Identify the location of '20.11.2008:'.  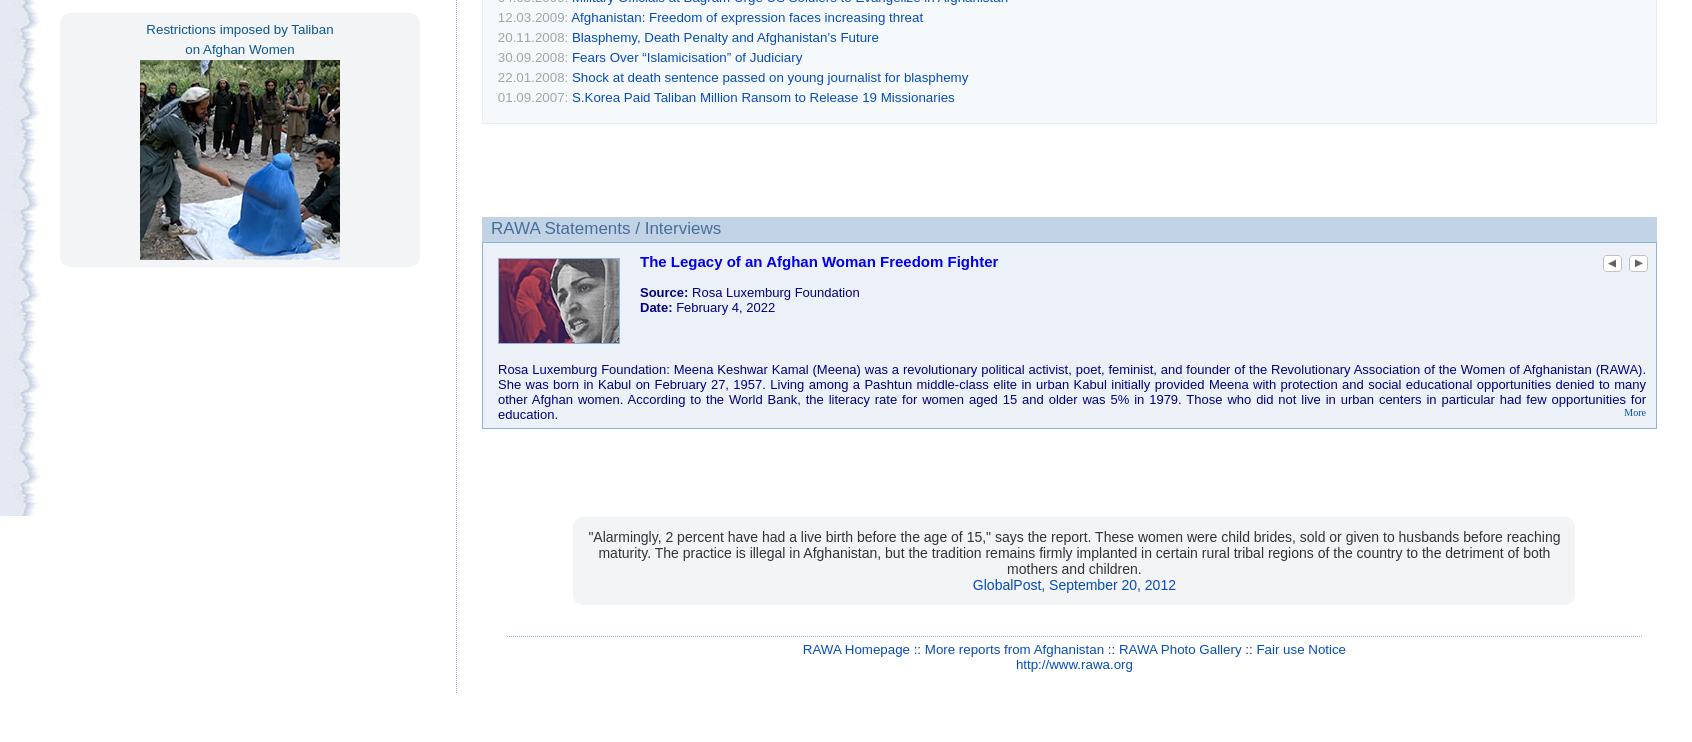
(533, 36).